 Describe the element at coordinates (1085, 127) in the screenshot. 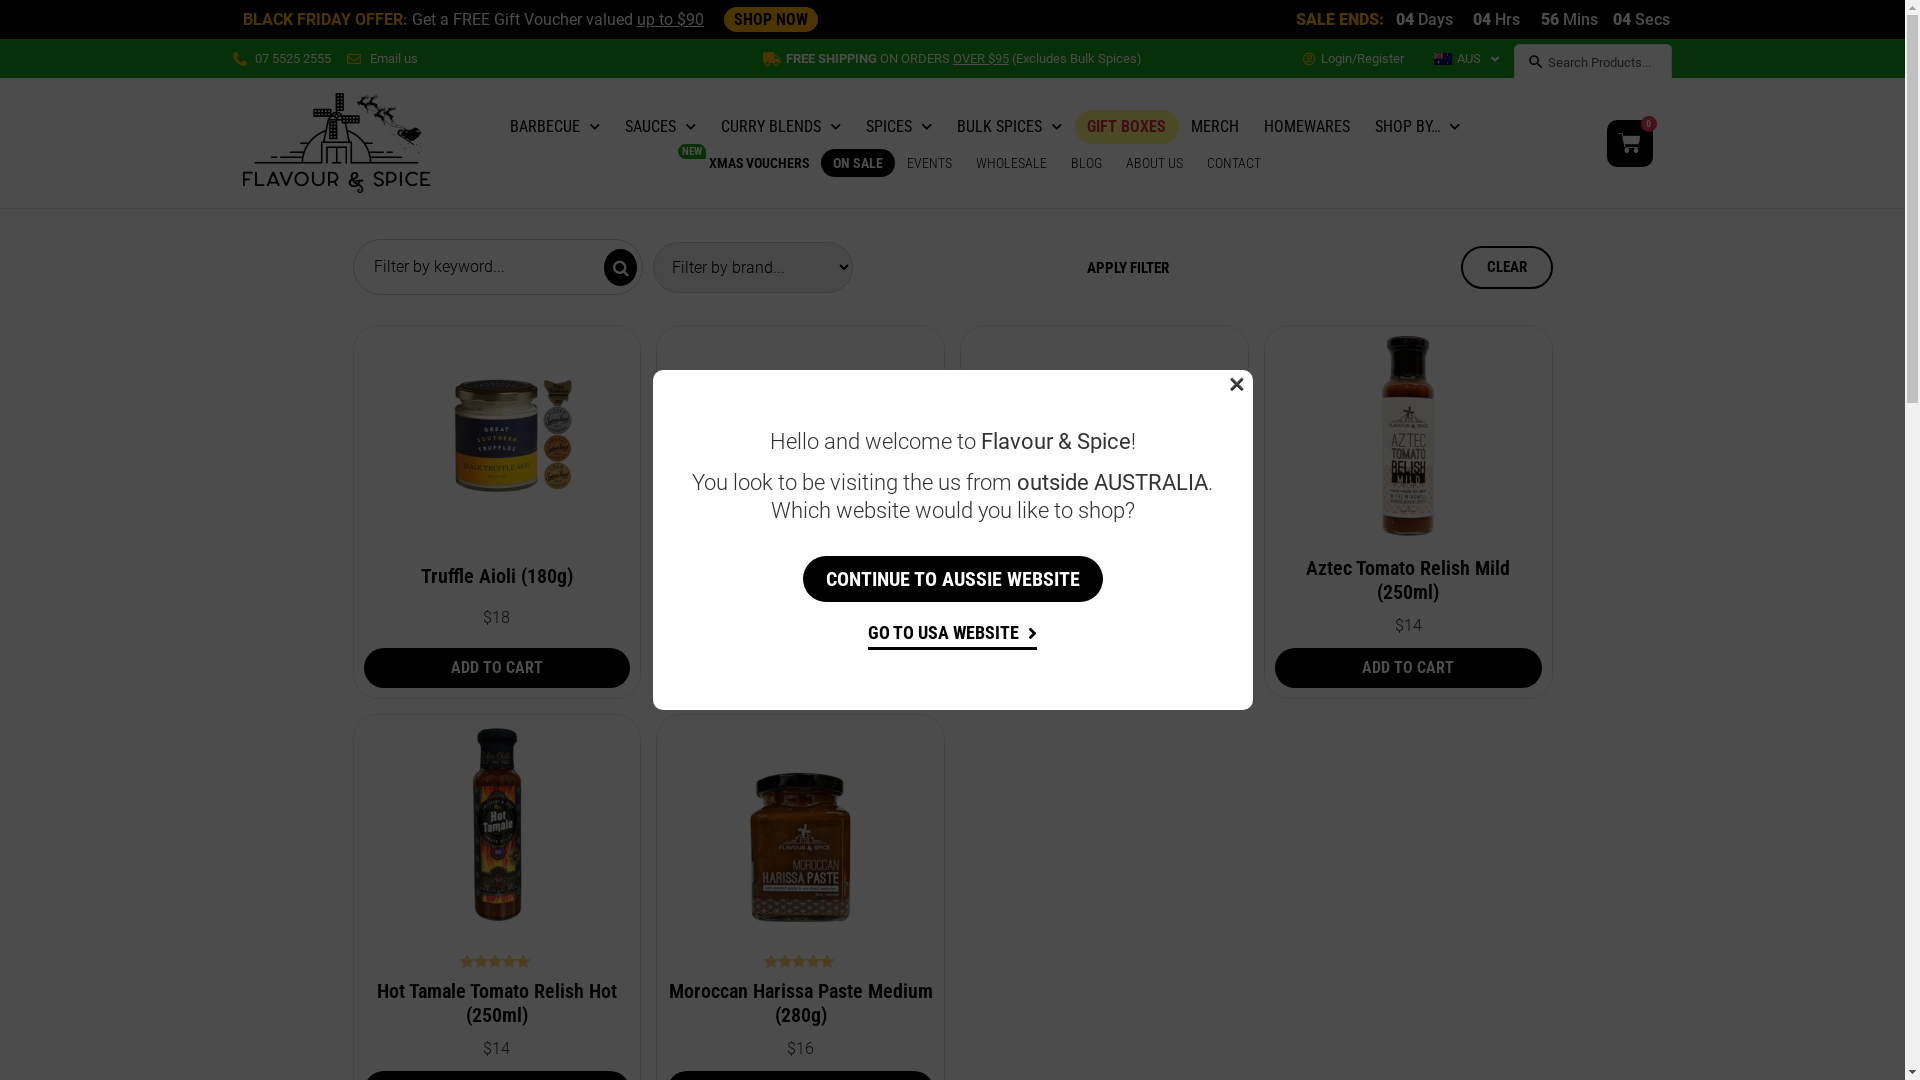

I see `'GIFT BOXES'` at that location.